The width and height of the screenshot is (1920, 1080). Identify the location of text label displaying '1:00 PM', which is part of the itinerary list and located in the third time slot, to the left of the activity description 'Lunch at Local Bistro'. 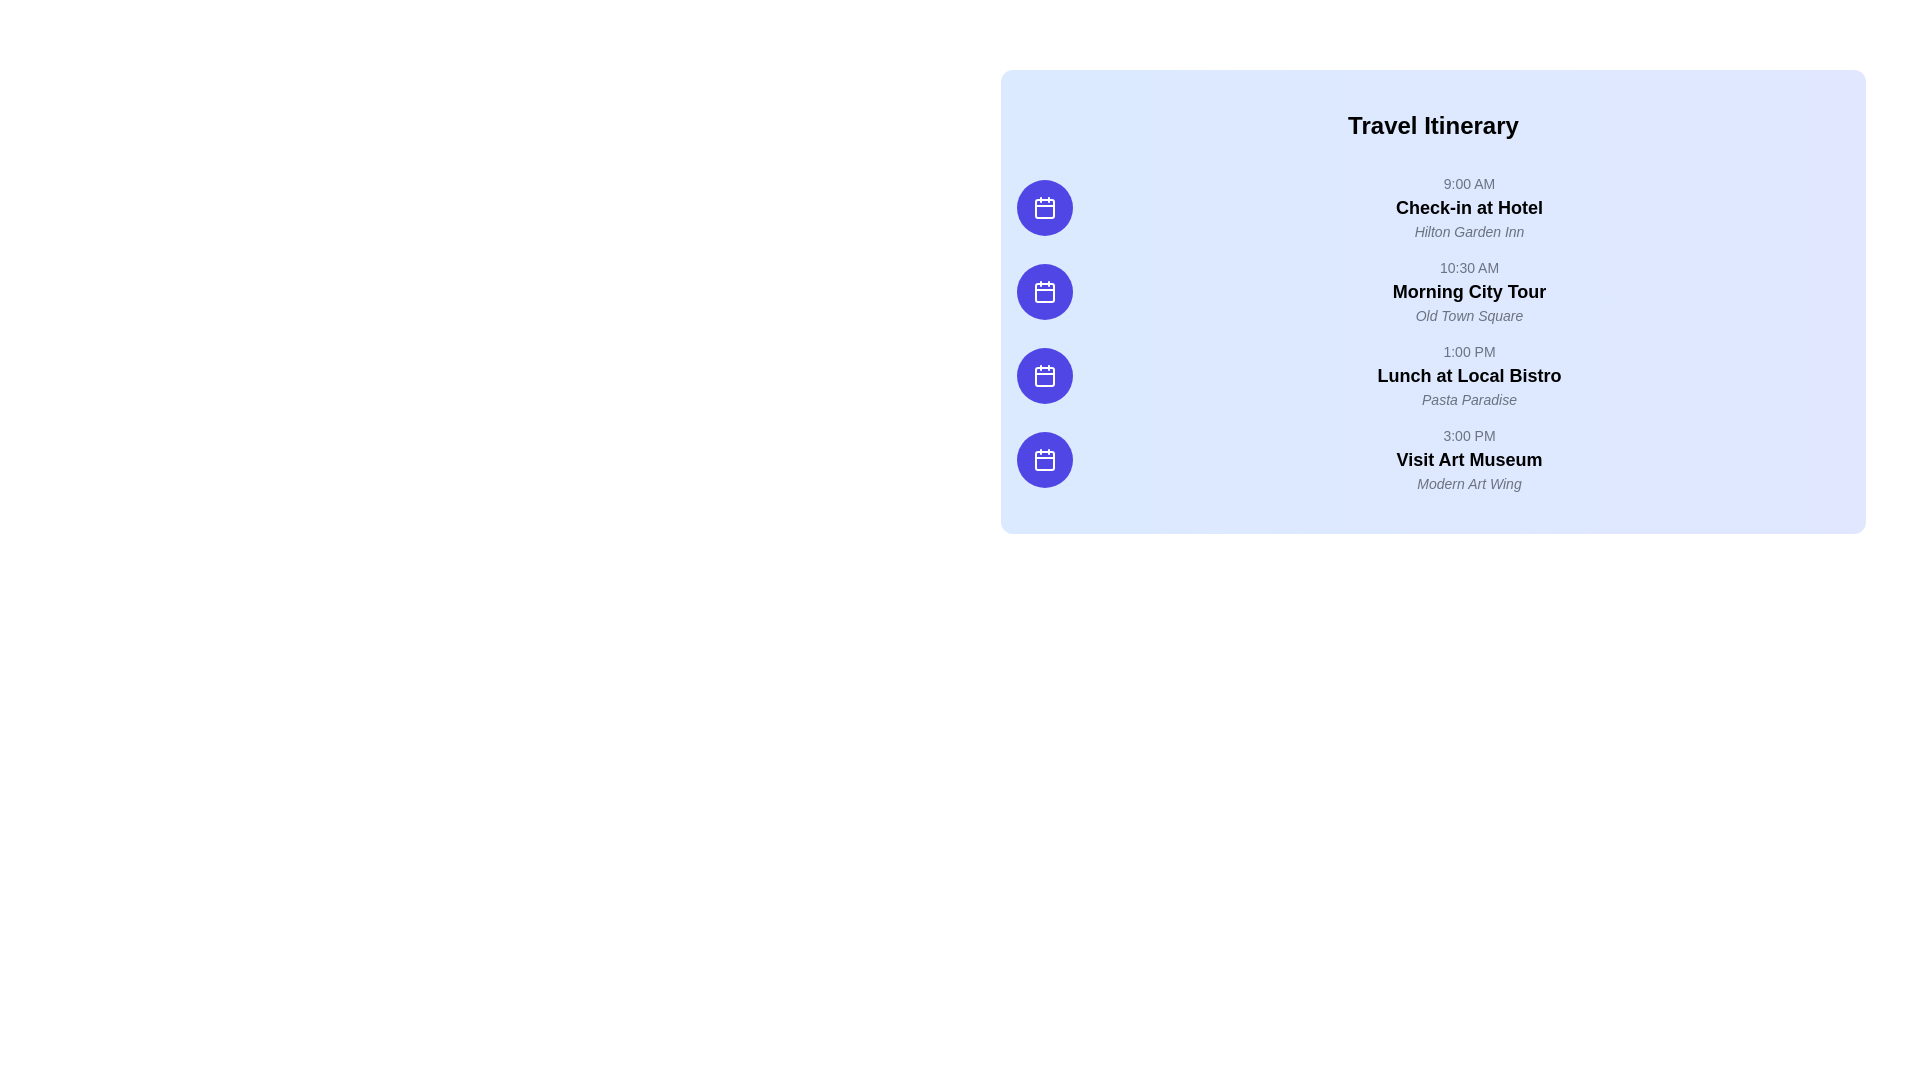
(1469, 350).